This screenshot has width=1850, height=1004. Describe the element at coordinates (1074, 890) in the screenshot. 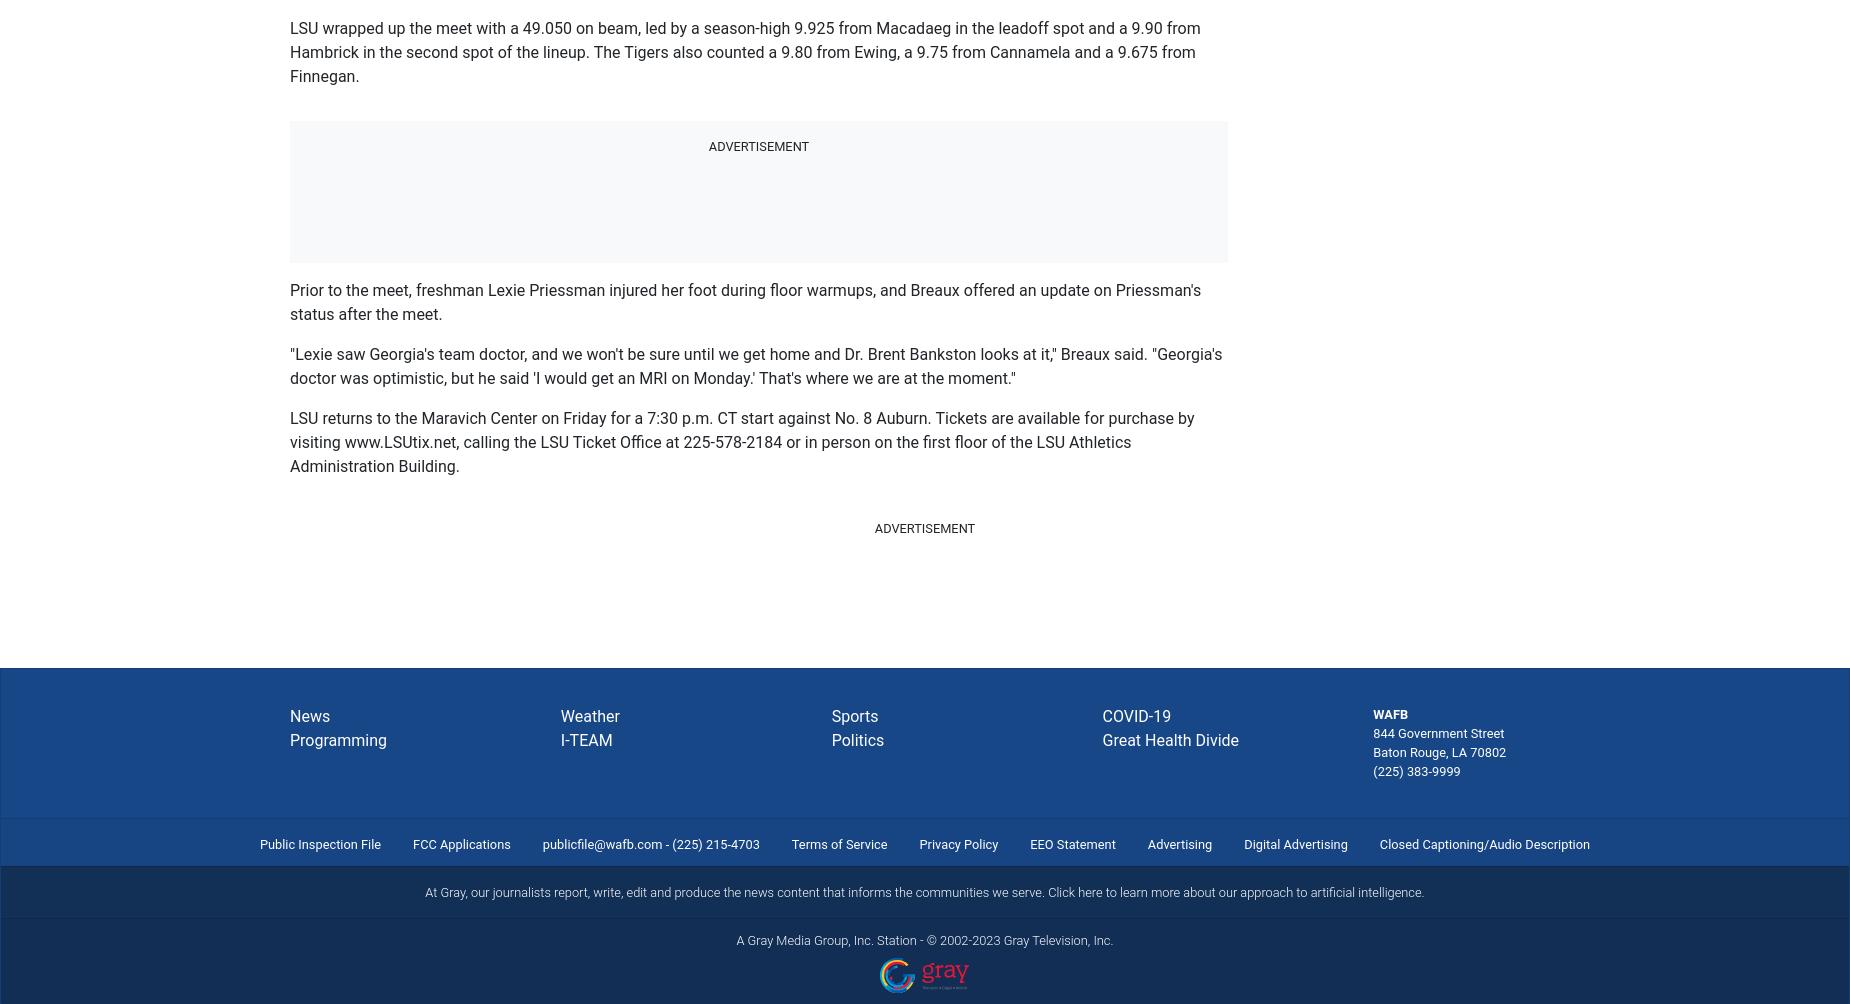

I see `'Click here'` at that location.